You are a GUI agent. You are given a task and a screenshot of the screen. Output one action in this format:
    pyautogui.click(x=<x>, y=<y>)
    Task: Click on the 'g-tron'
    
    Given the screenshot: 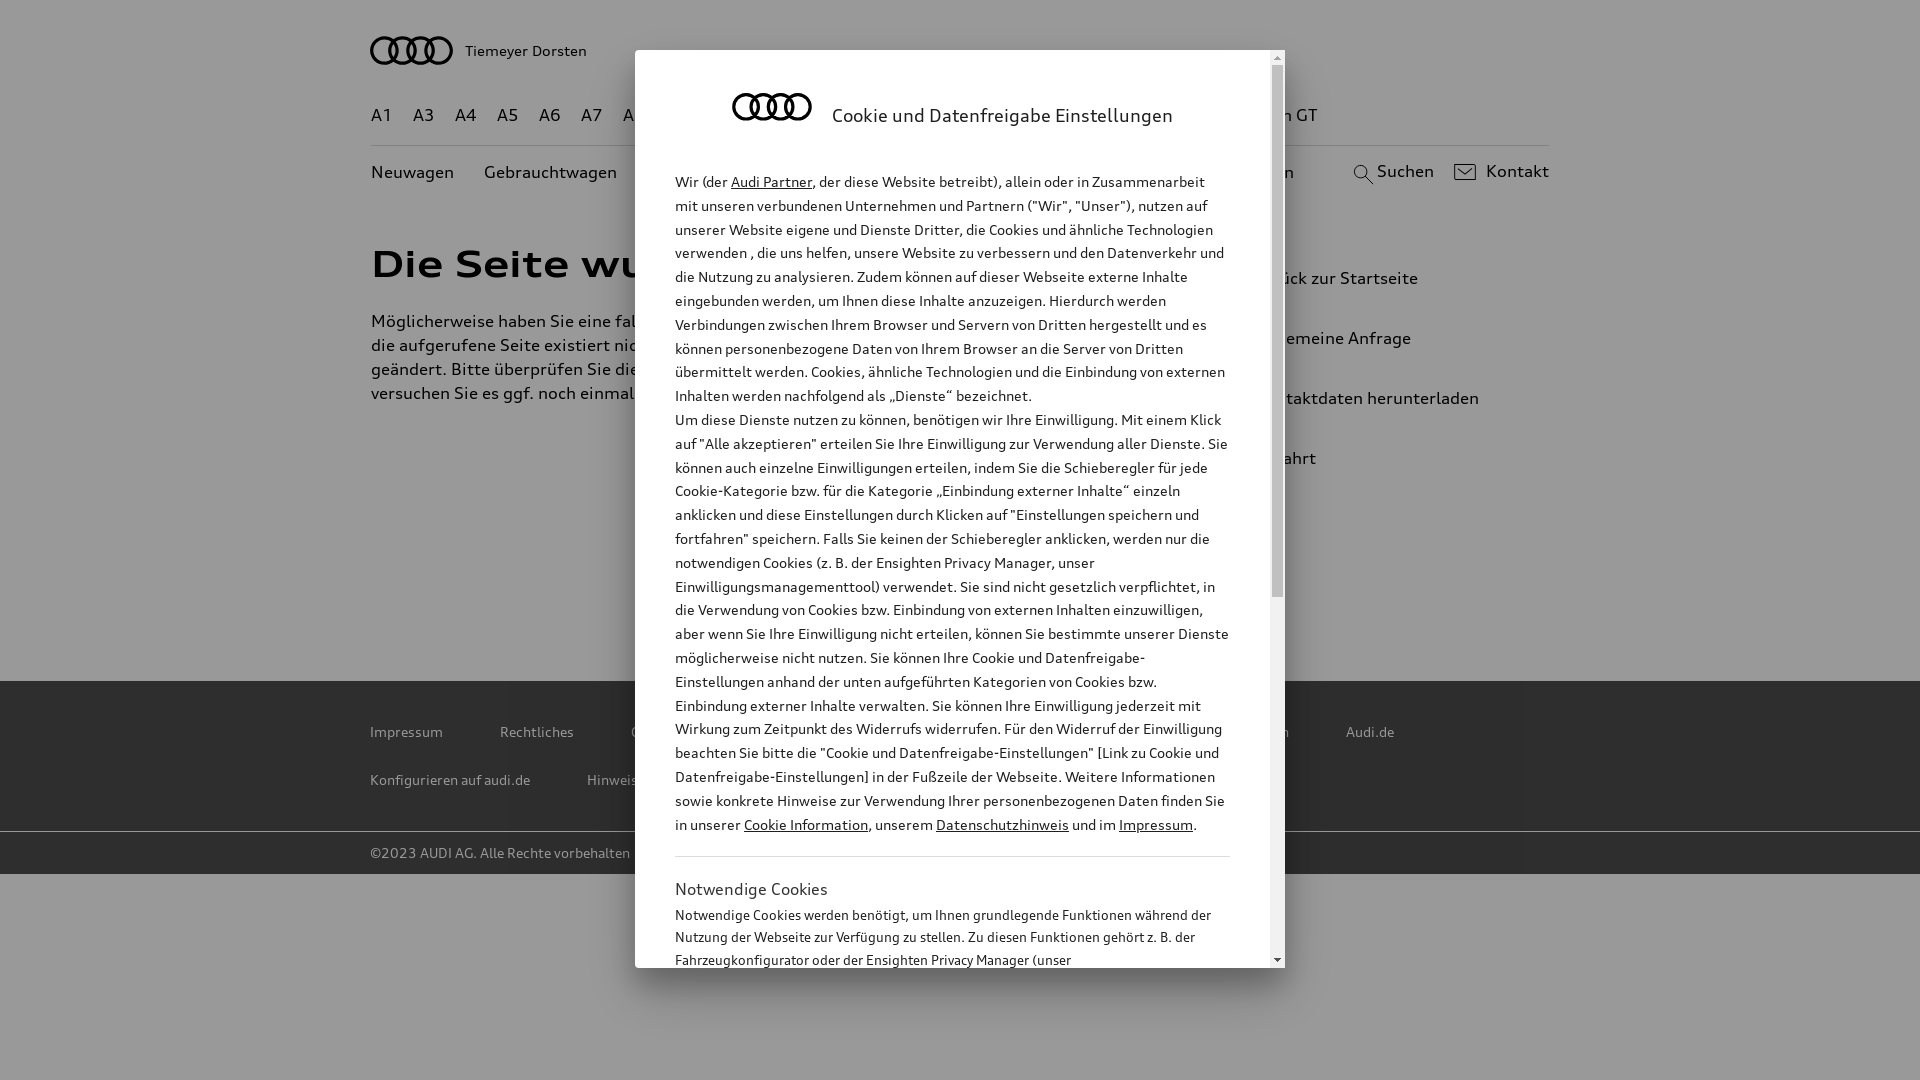 What is the action you would take?
    pyautogui.click(x=1198, y=115)
    